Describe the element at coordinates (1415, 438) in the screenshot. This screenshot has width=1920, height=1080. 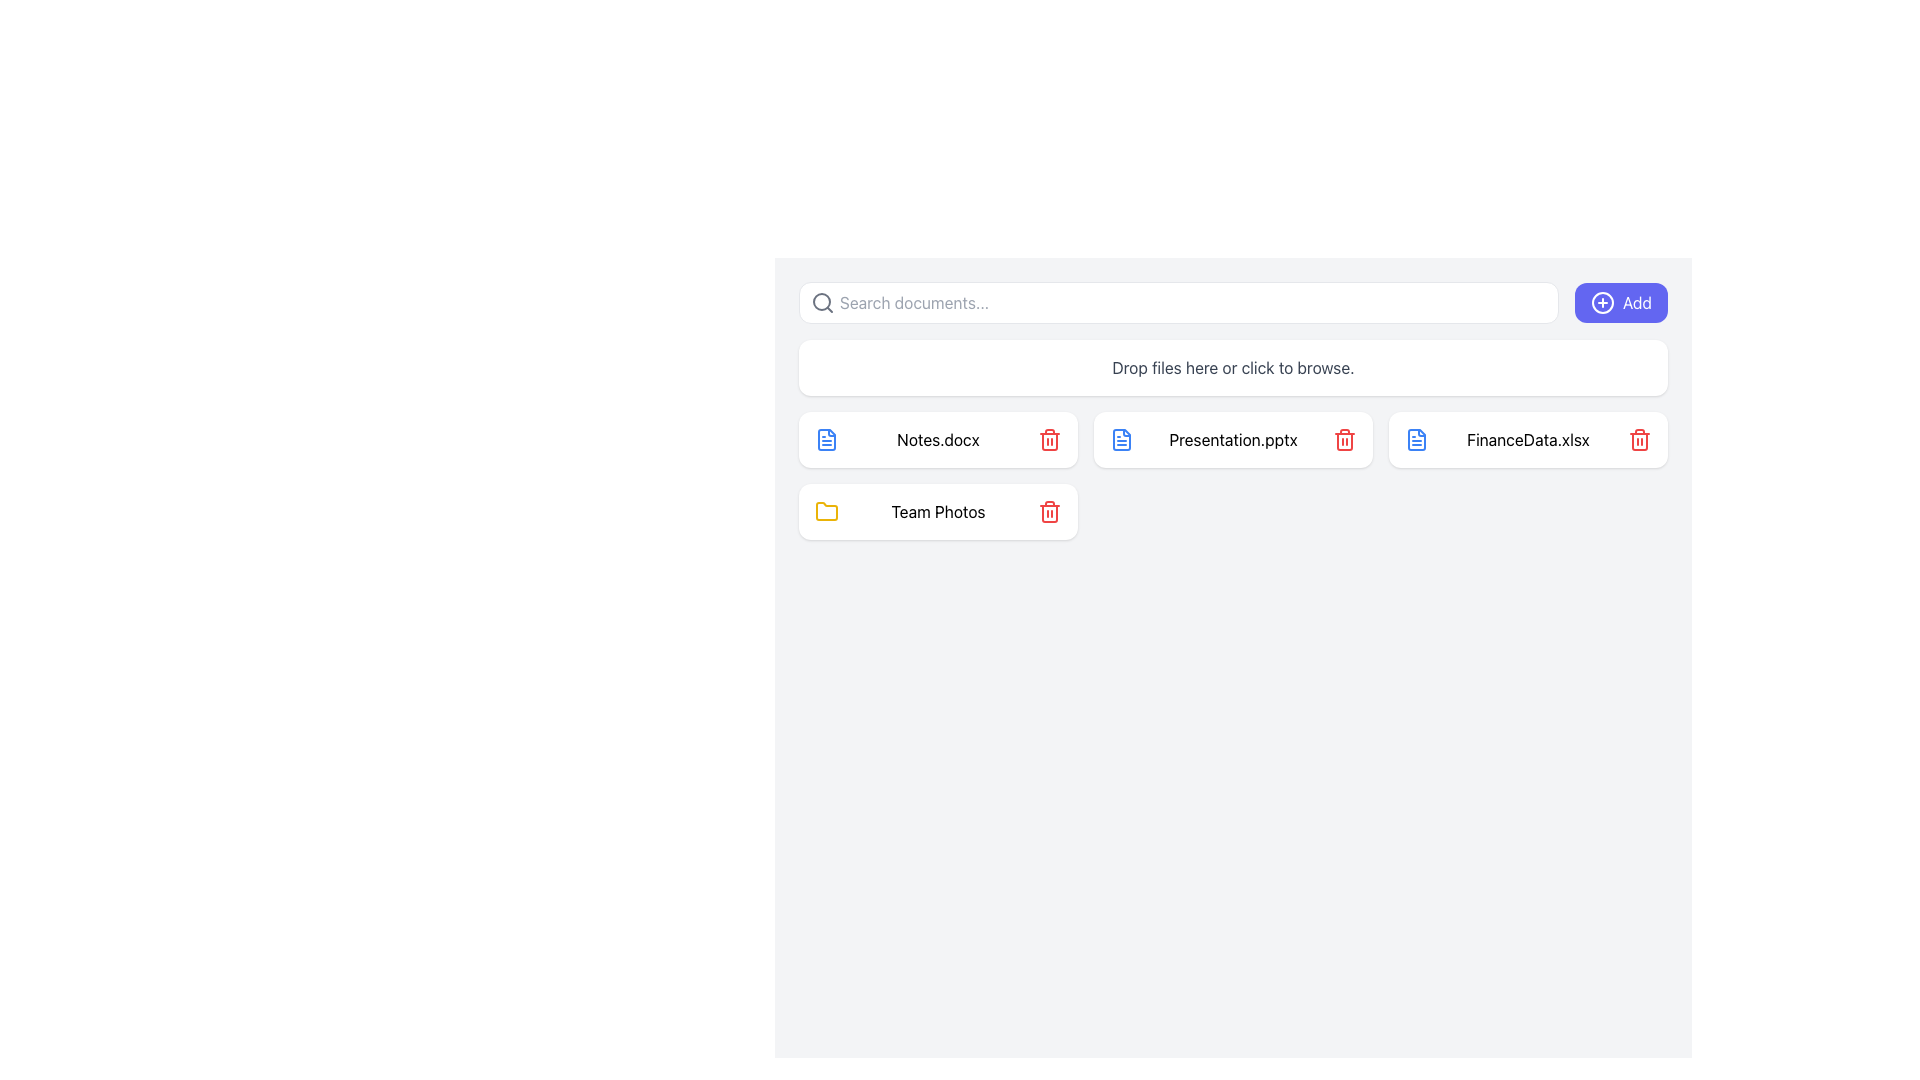
I see `the Graphical icon element (base shape) which serves as the foundational background of the document icon in the second column of the main grid interface` at that location.